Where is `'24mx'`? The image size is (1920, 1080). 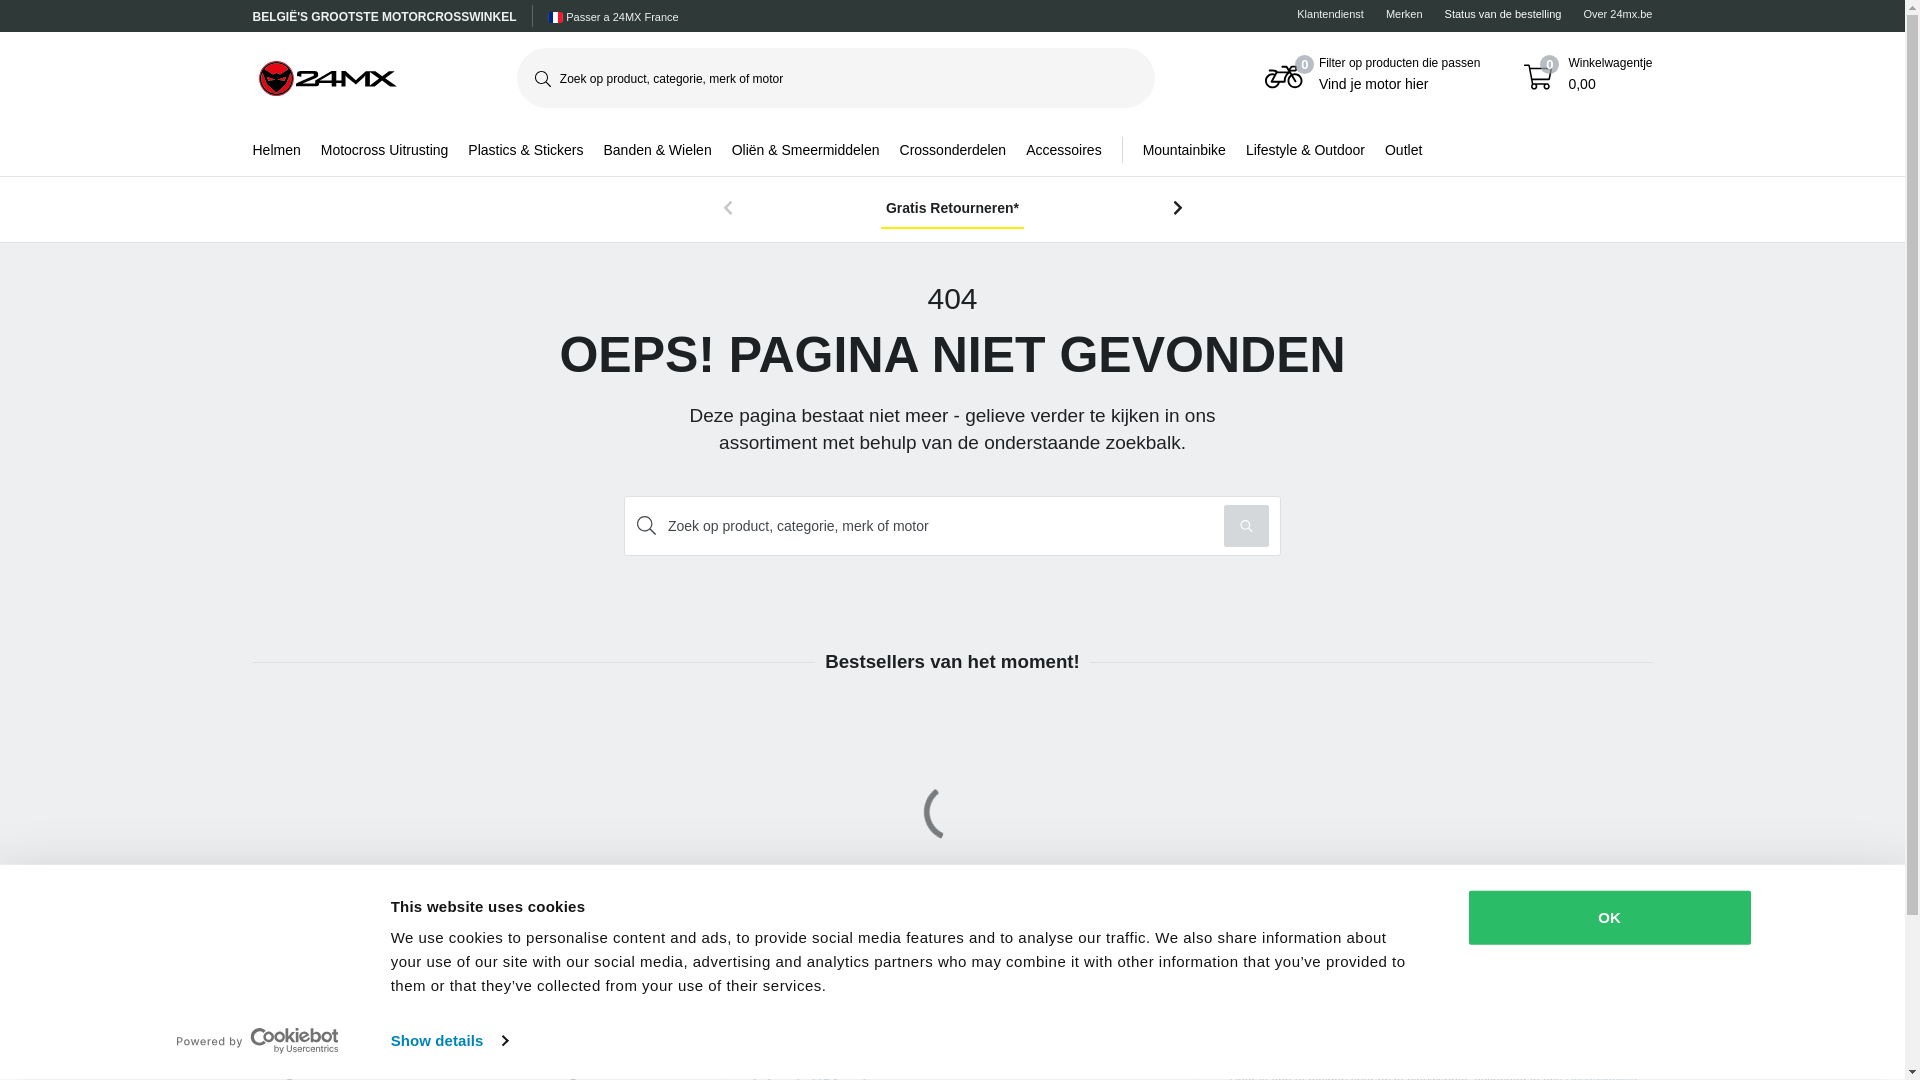
'24mx' is located at coordinates (326, 77).